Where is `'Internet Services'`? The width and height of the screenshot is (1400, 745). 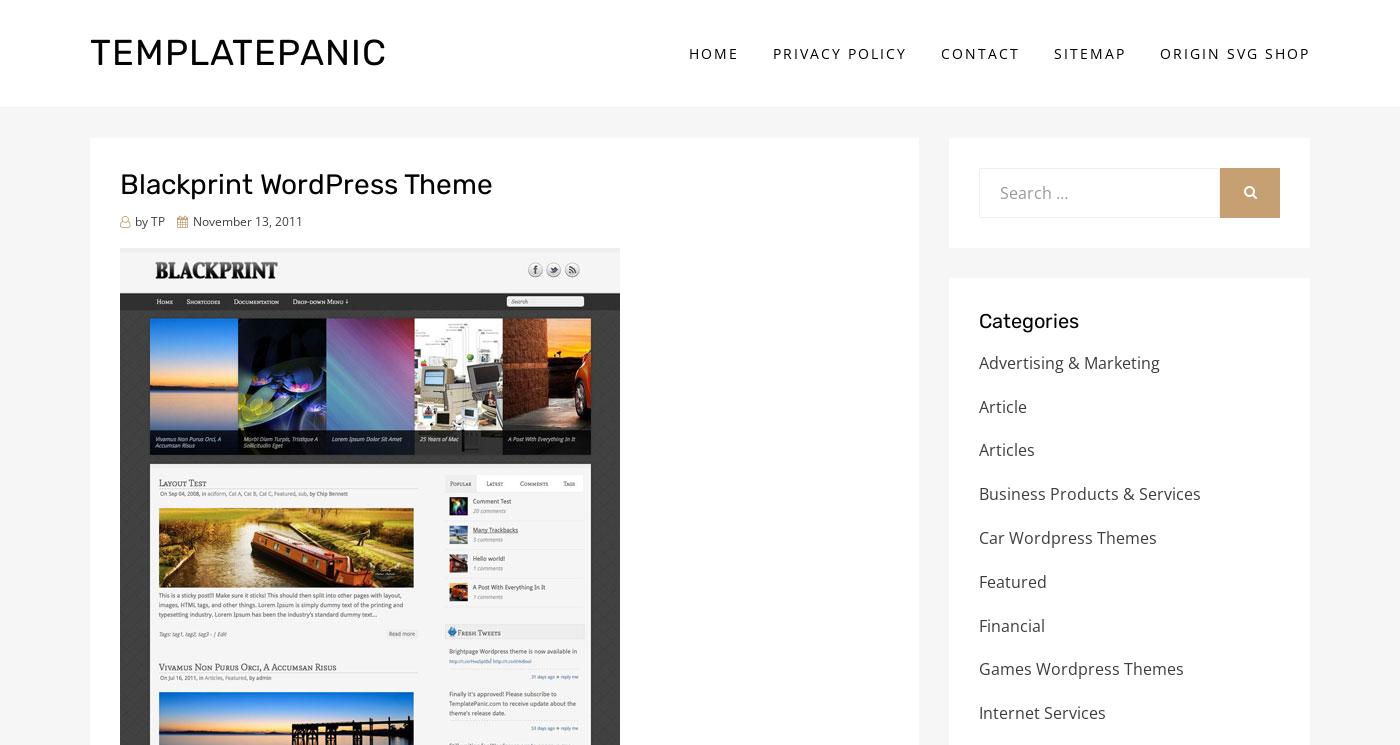
'Internet Services' is located at coordinates (979, 711).